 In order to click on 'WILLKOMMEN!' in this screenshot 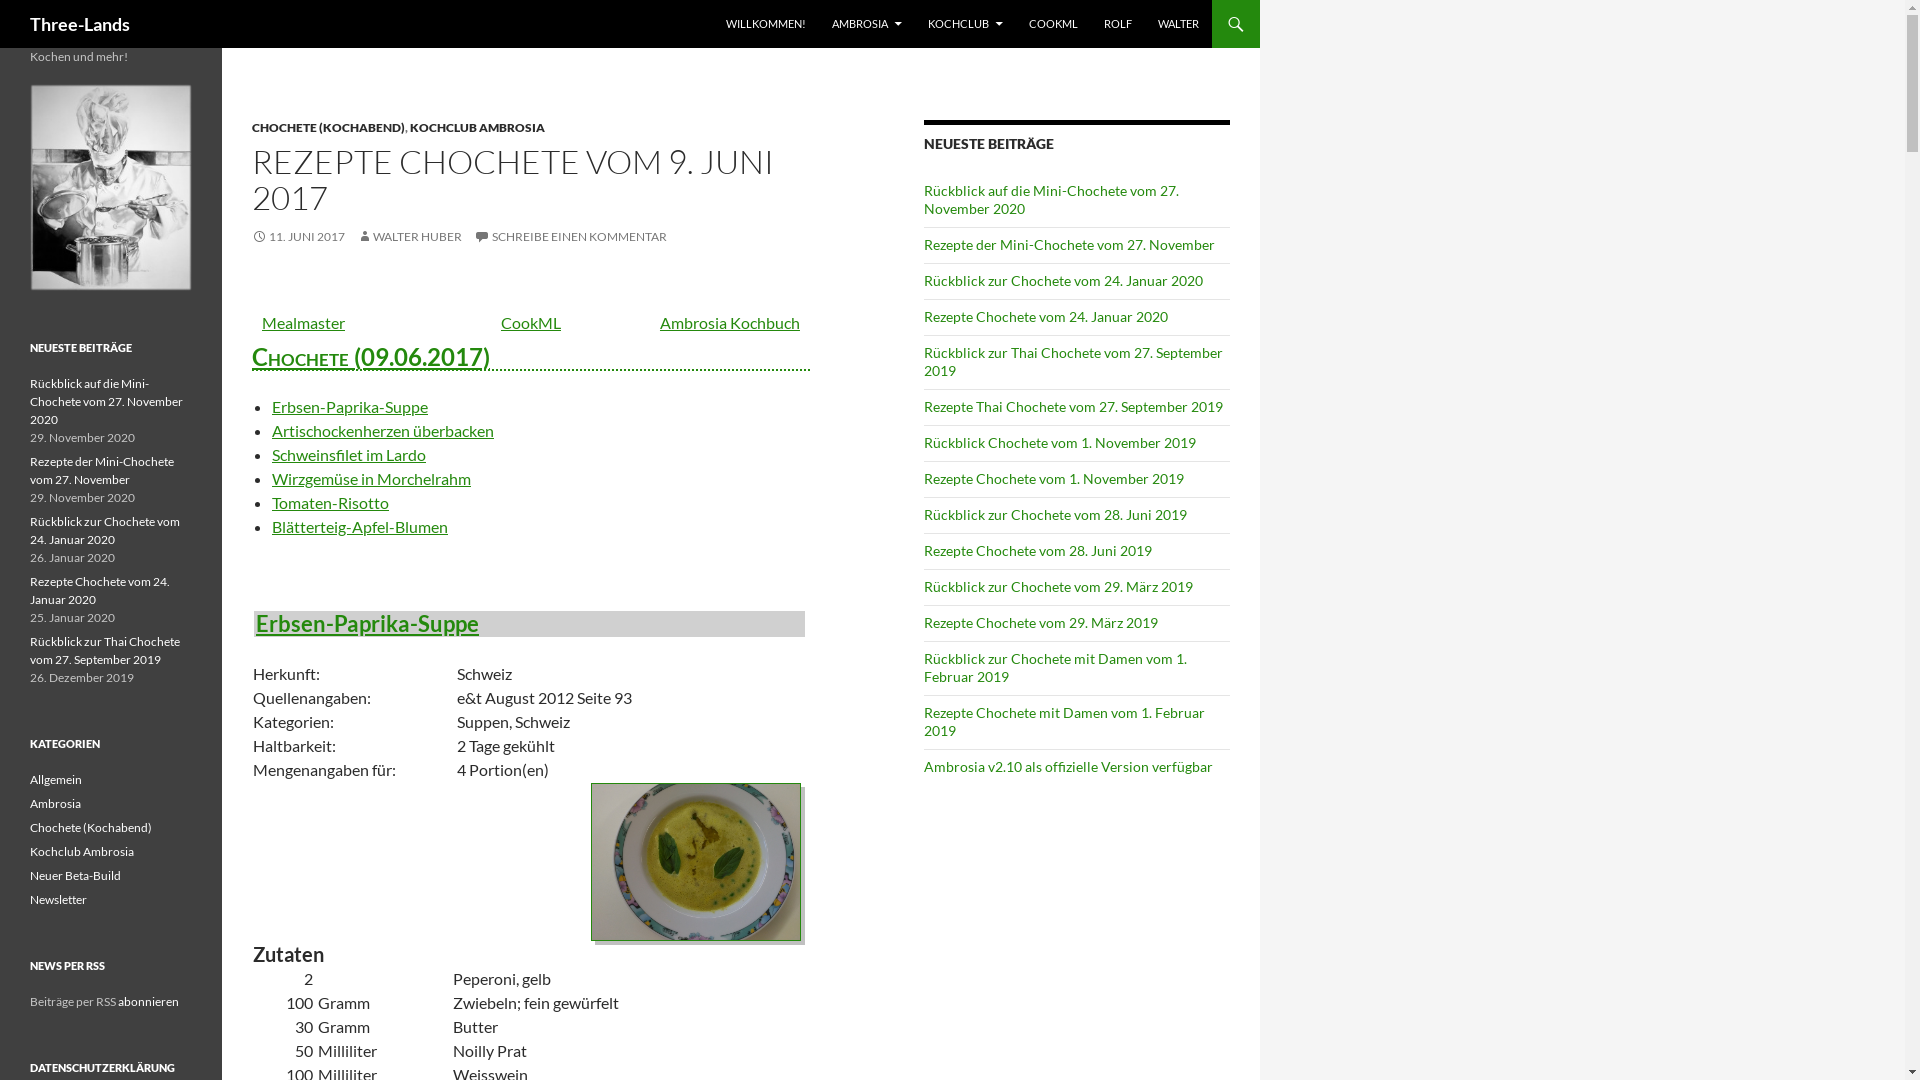, I will do `click(714, 23)`.